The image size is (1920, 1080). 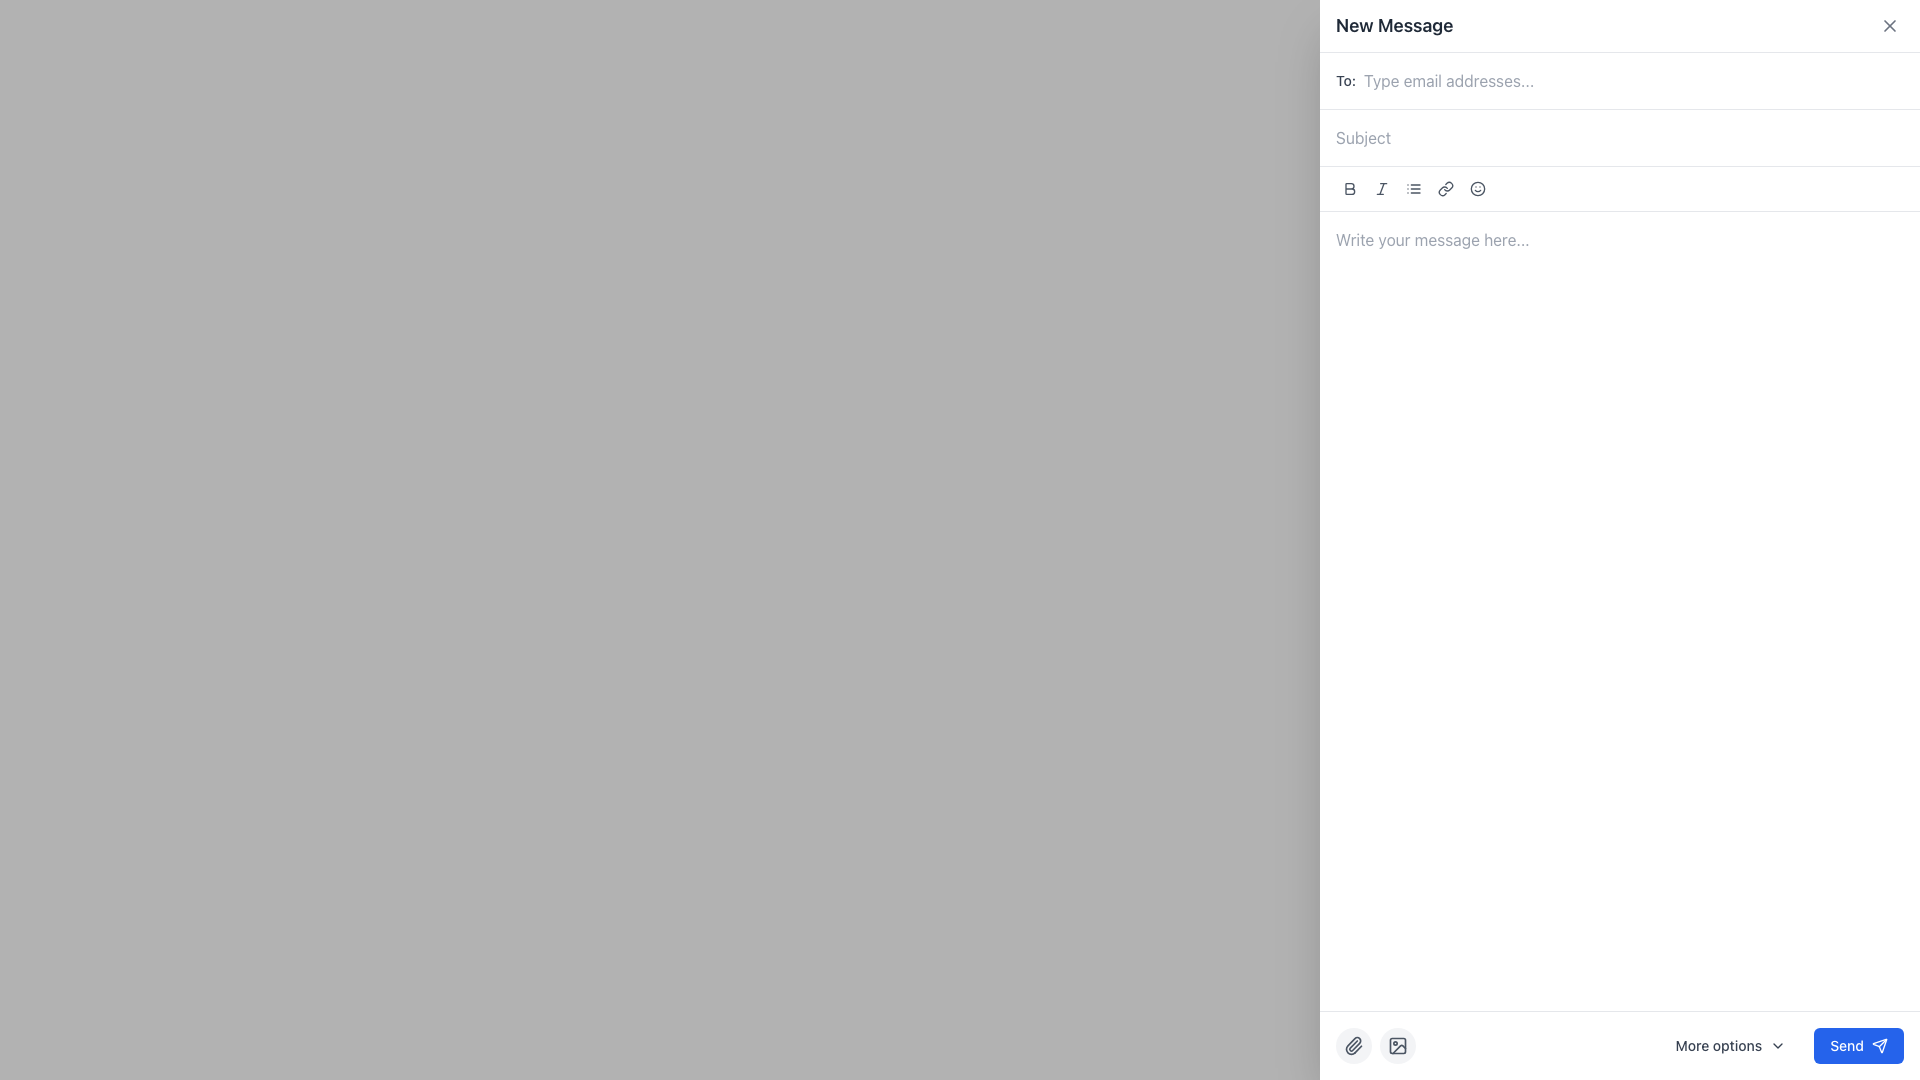 I want to click on the attachment icon button located at the bottom of the interface, slightly to the left of the center of the horizontal section, to attach files, so click(x=1353, y=1044).